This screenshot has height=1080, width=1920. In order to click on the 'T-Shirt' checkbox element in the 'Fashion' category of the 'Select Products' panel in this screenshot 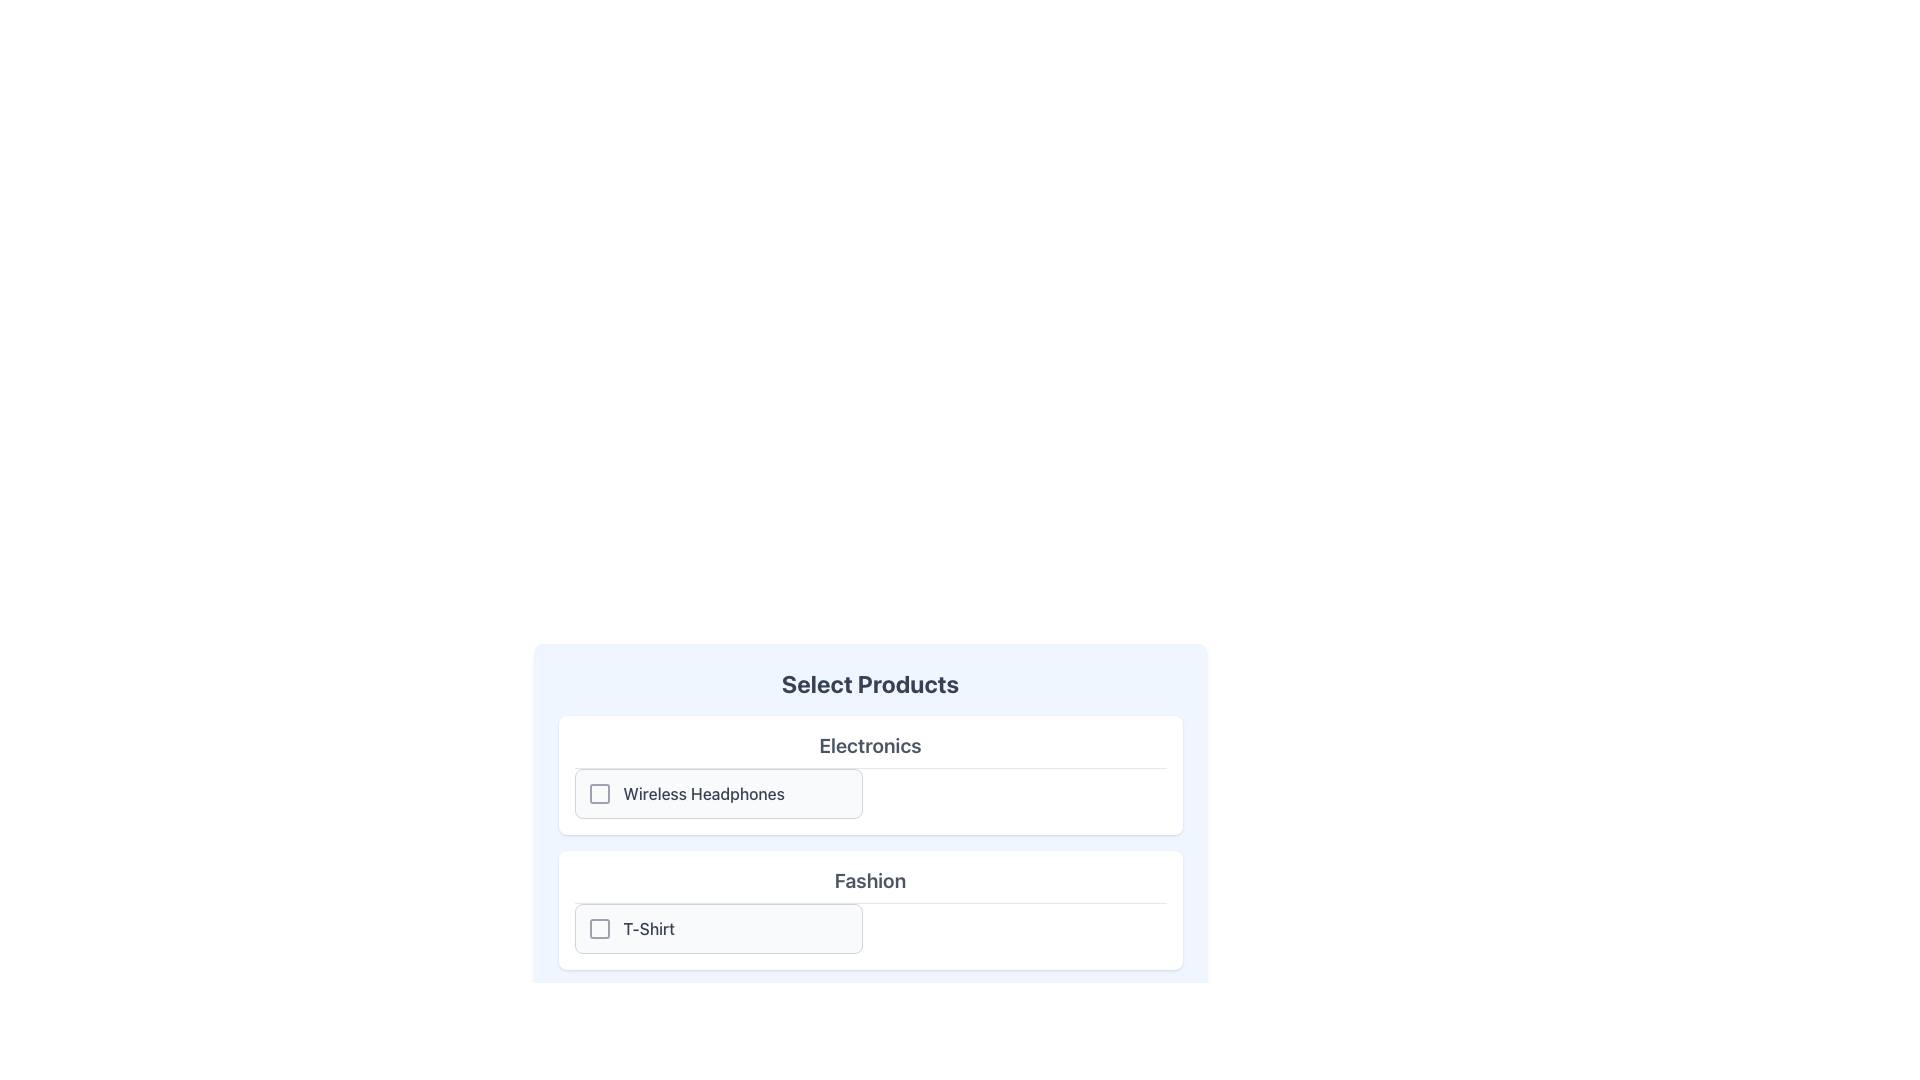, I will do `click(718, 929)`.